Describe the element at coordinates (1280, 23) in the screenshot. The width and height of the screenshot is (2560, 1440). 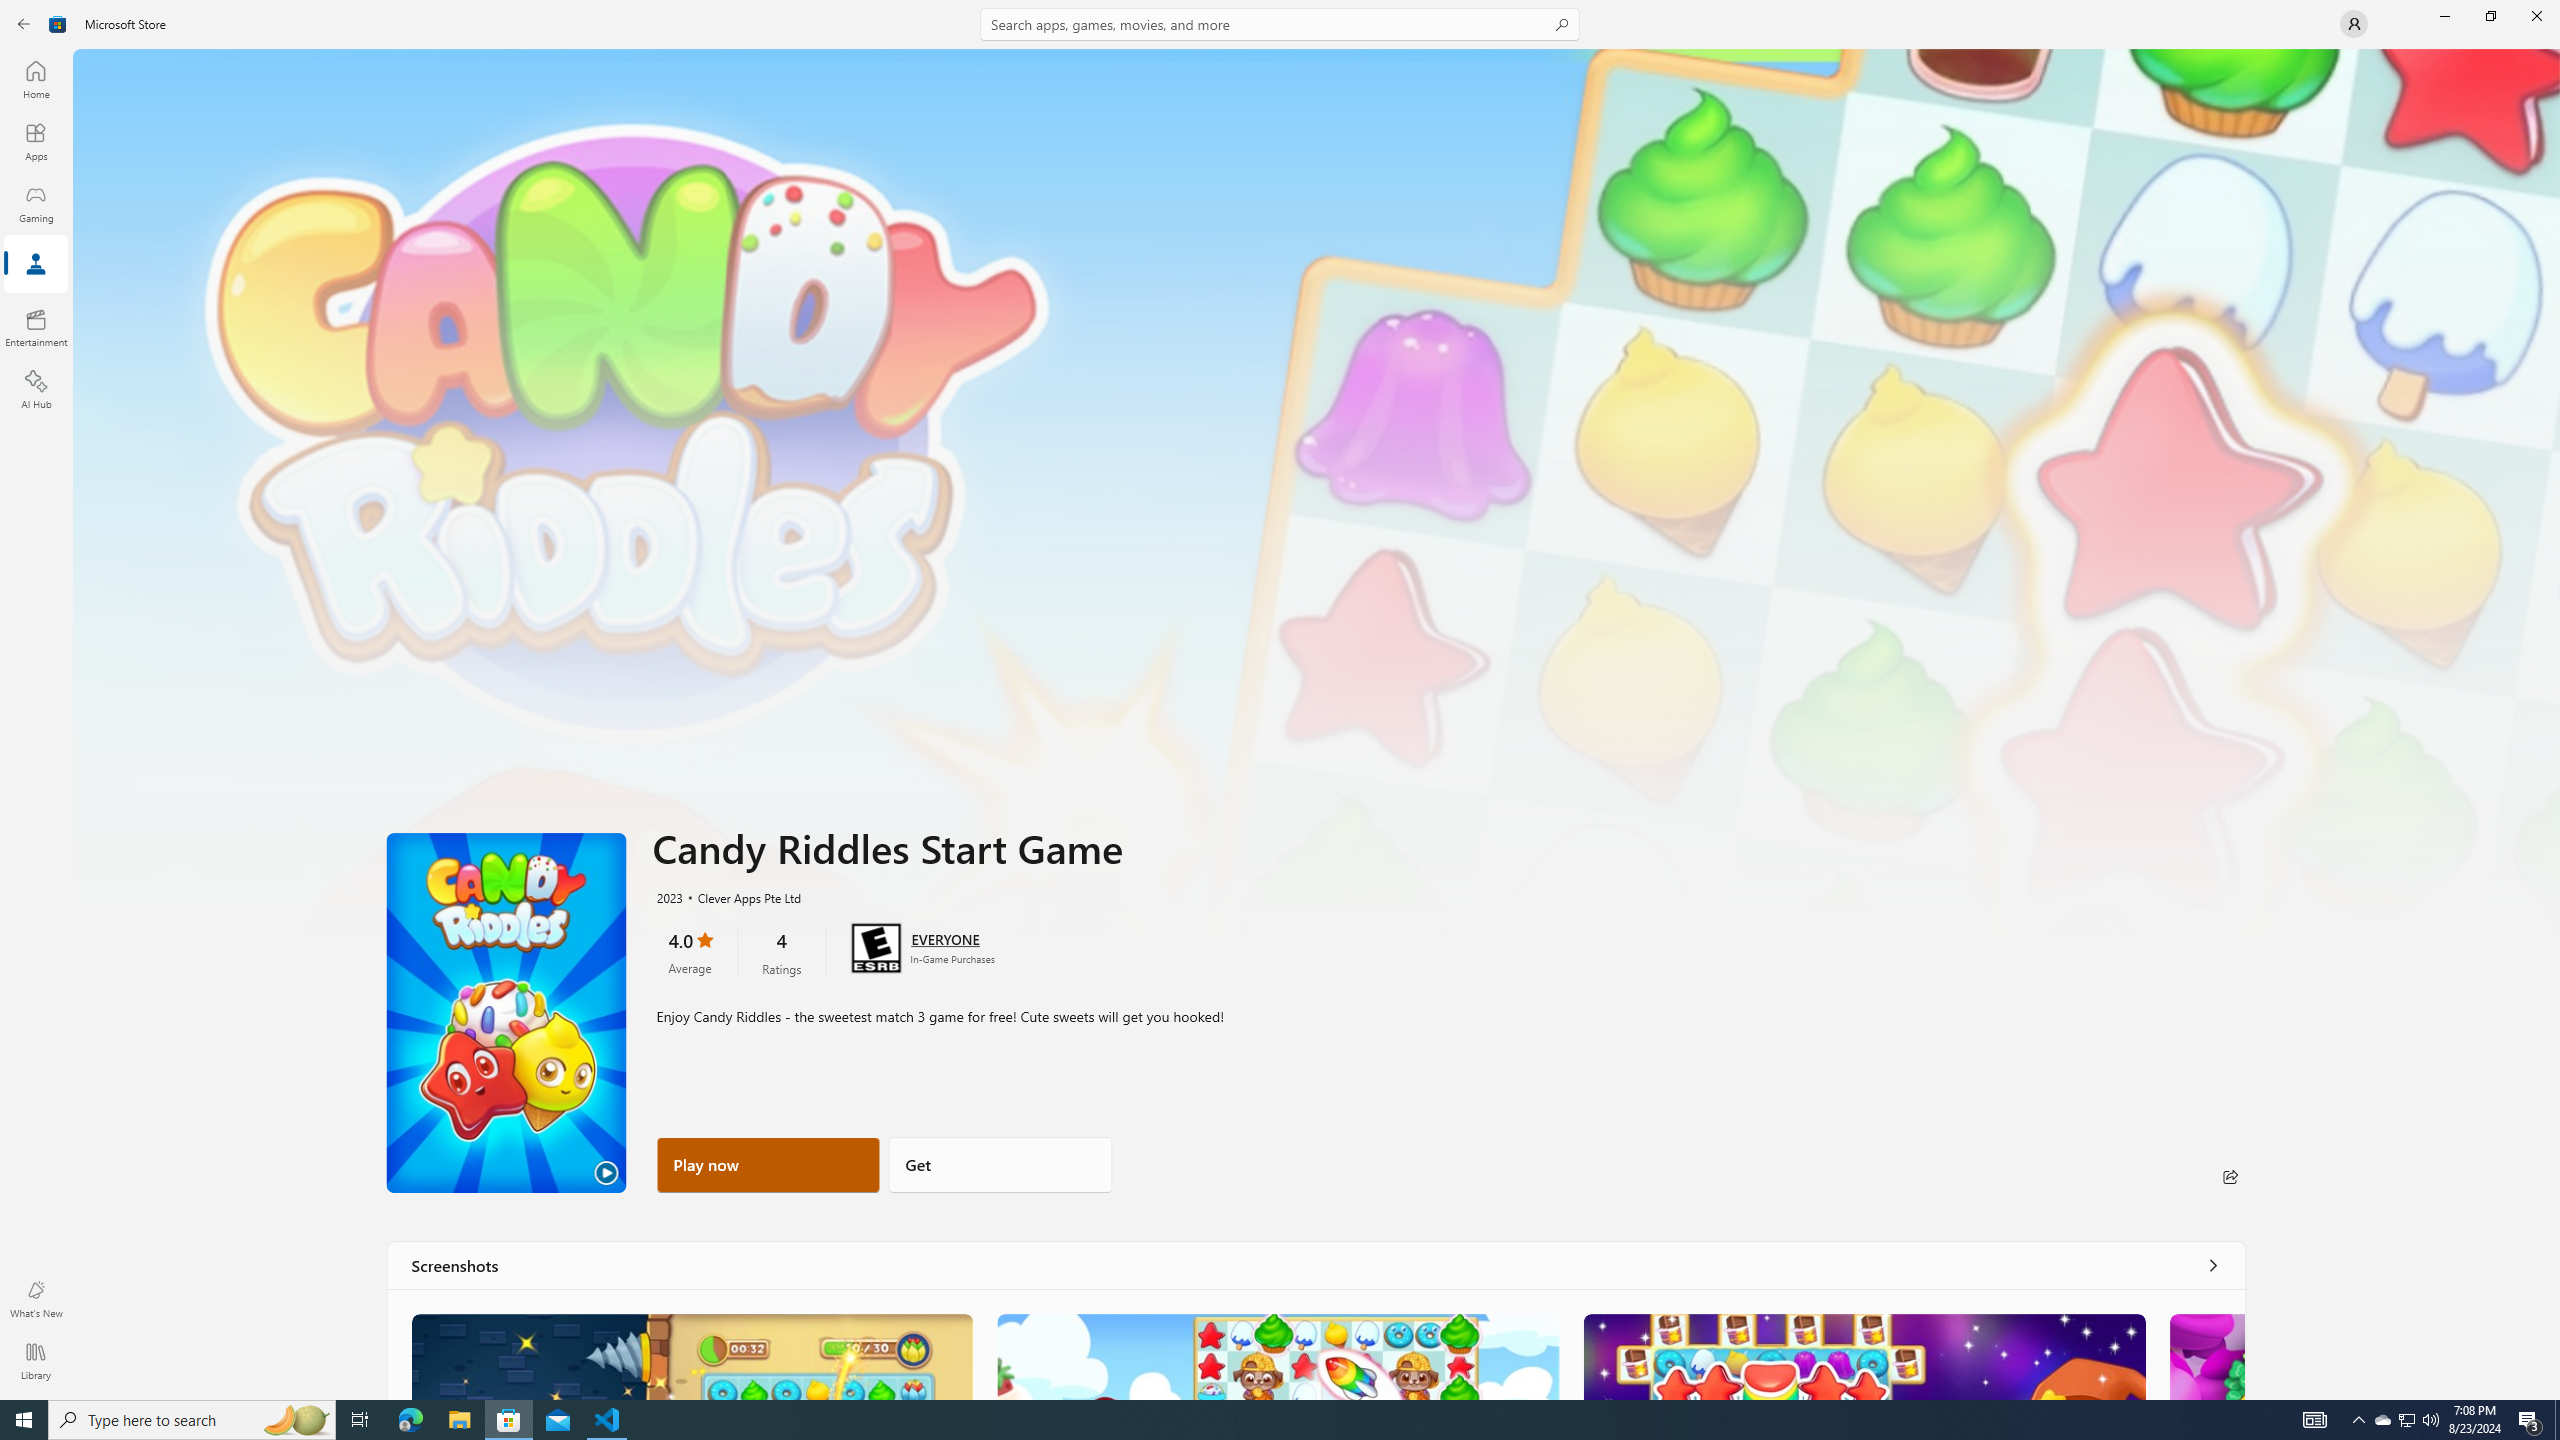
I see `'Search'` at that location.